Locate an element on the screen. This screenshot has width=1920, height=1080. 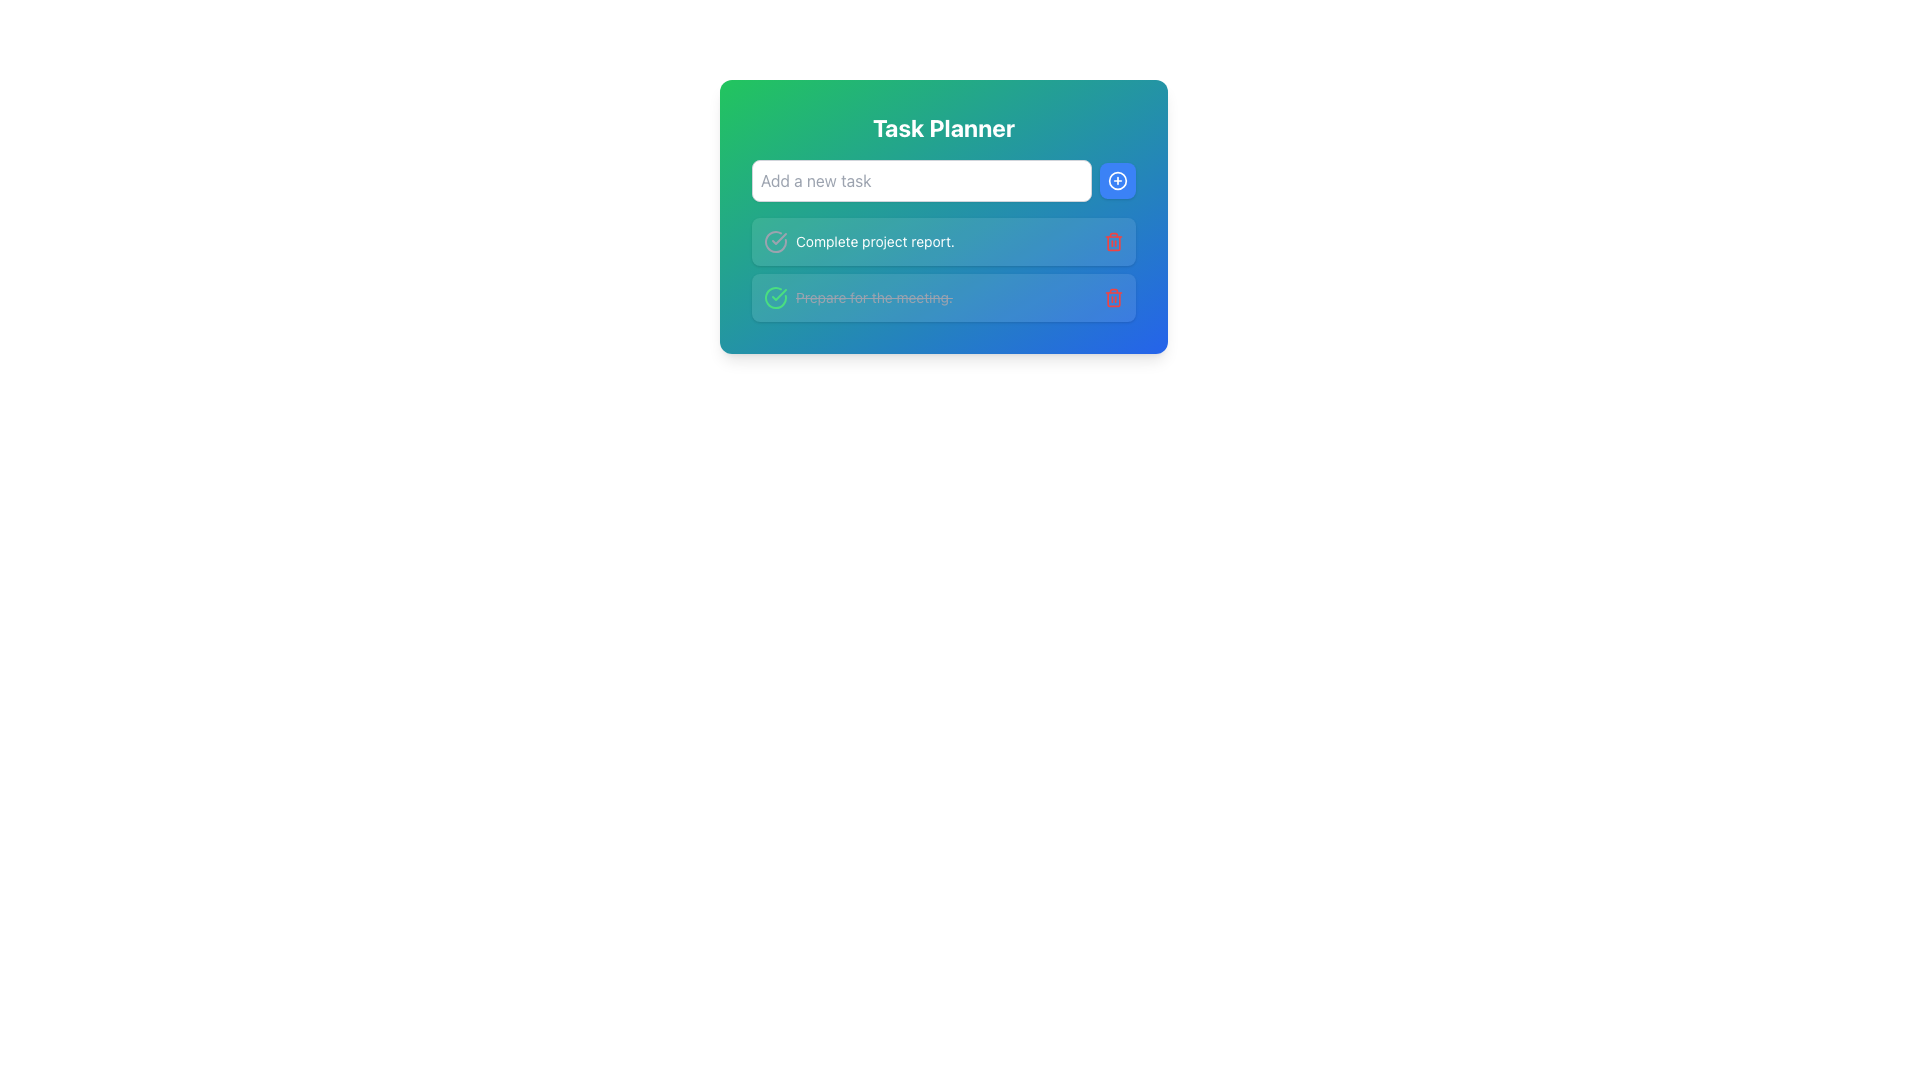
the to-do item representing the task 'Complete project report.' located under the 'Task Planner' heading is located at coordinates (859, 241).